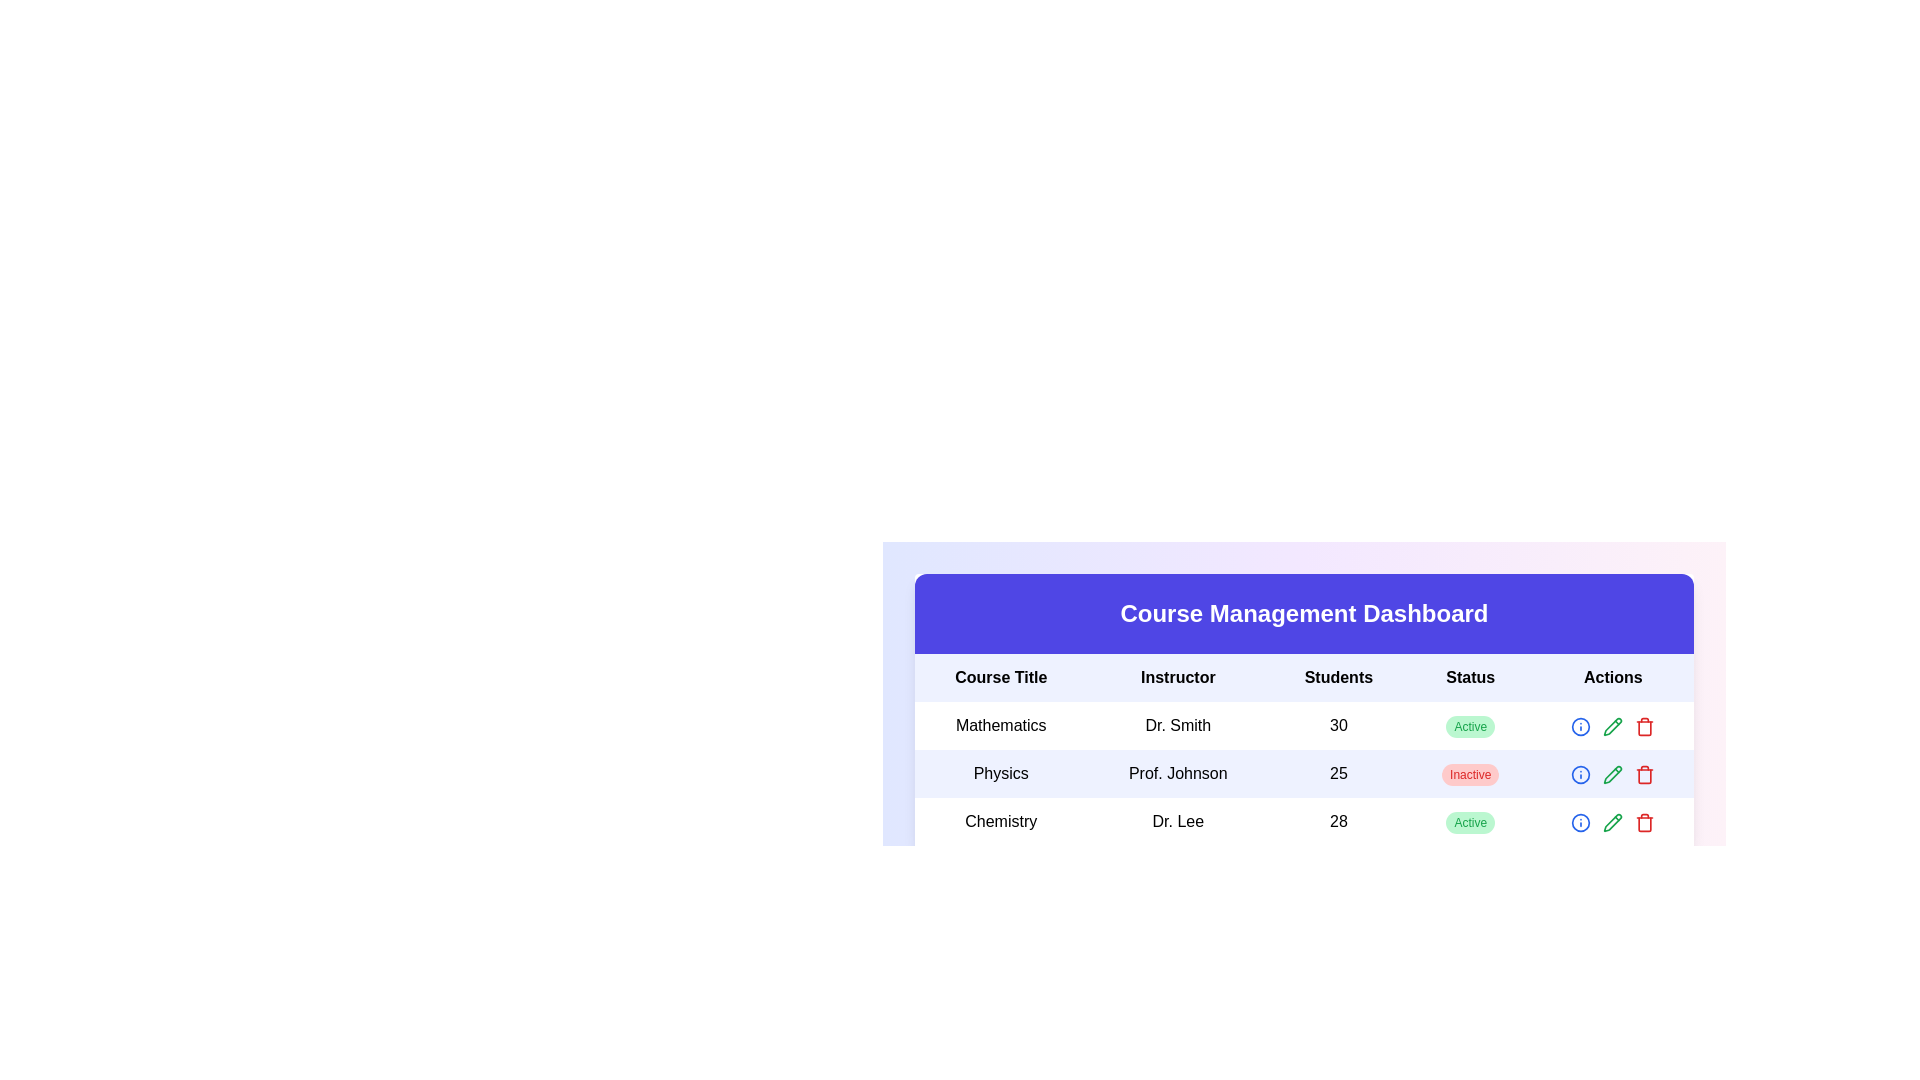 This screenshot has height=1080, width=1920. What do you see at coordinates (1613, 773) in the screenshot?
I see `the small green pencil icon located under the 'Actions' column in the 'Physics' row` at bounding box center [1613, 773].